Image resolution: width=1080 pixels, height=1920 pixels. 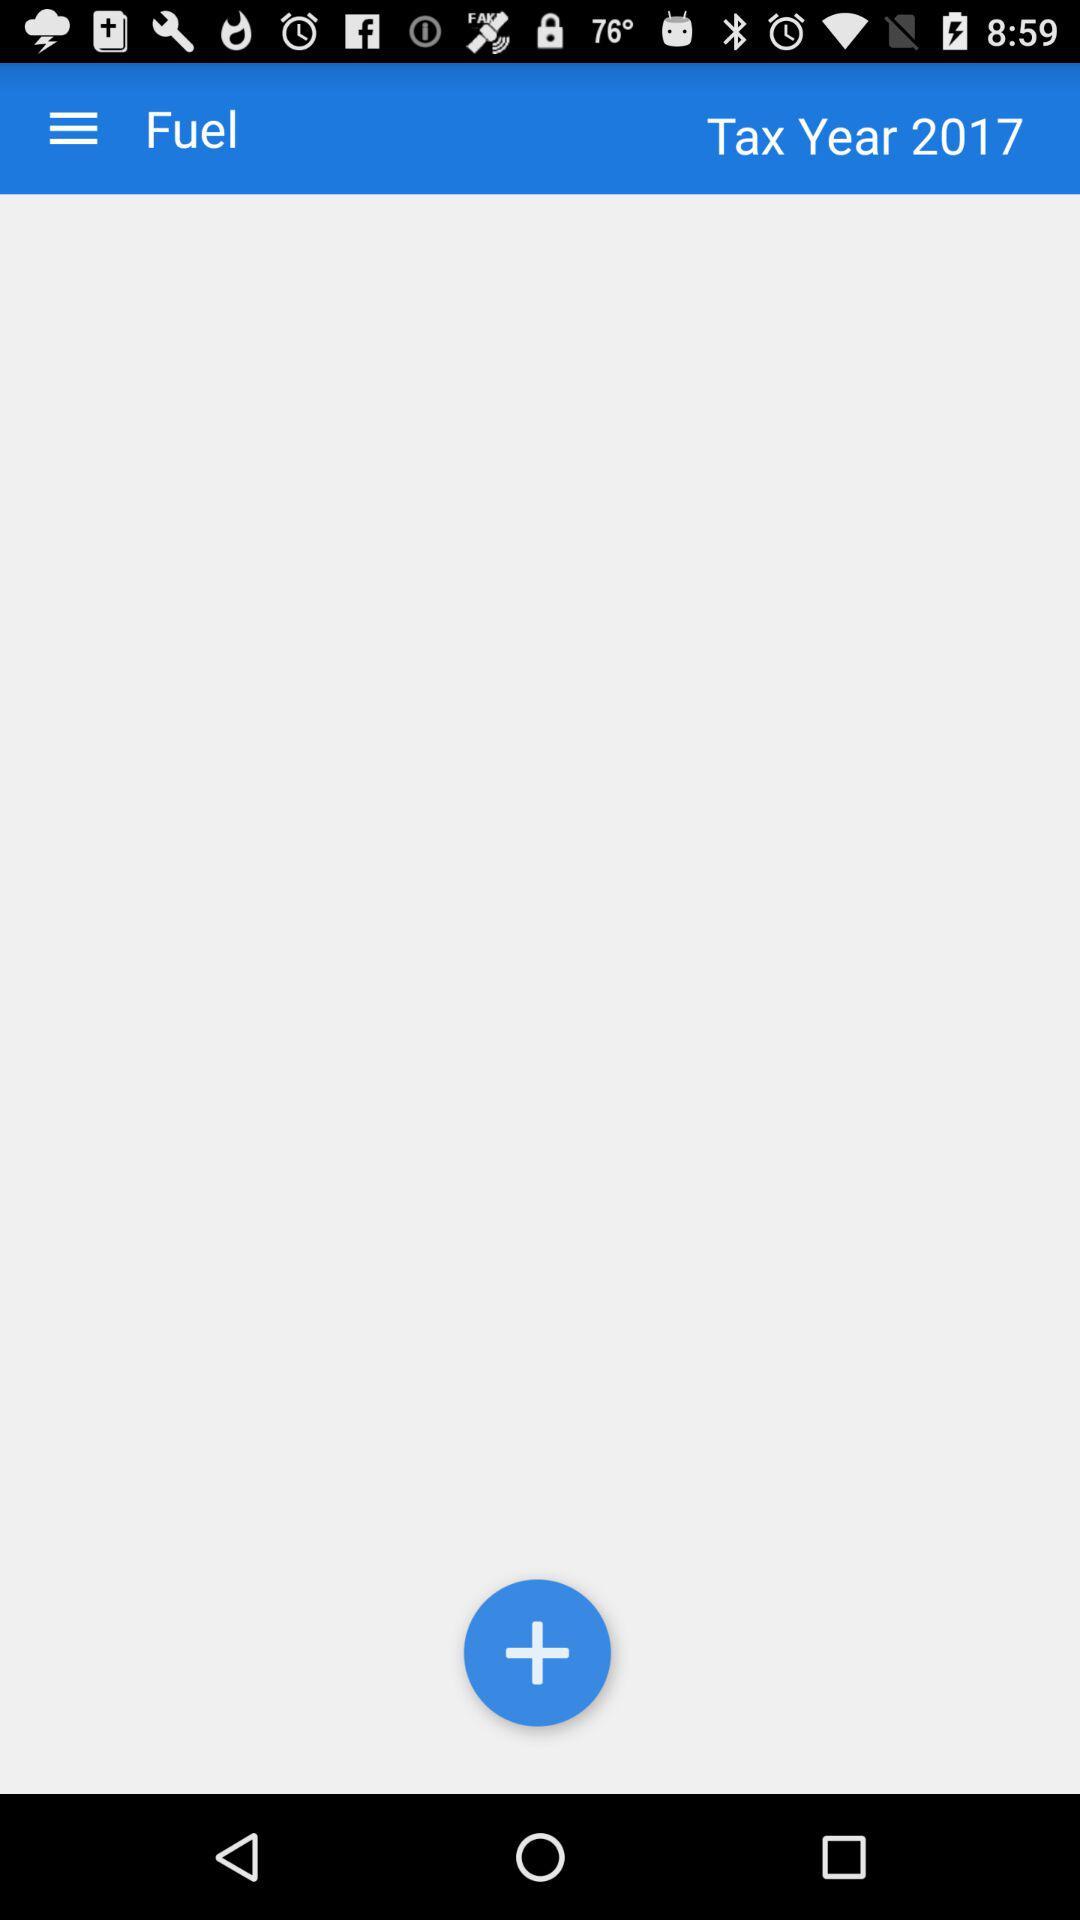 I want to click on the item at the bottom, so click(x=540, y=1657).